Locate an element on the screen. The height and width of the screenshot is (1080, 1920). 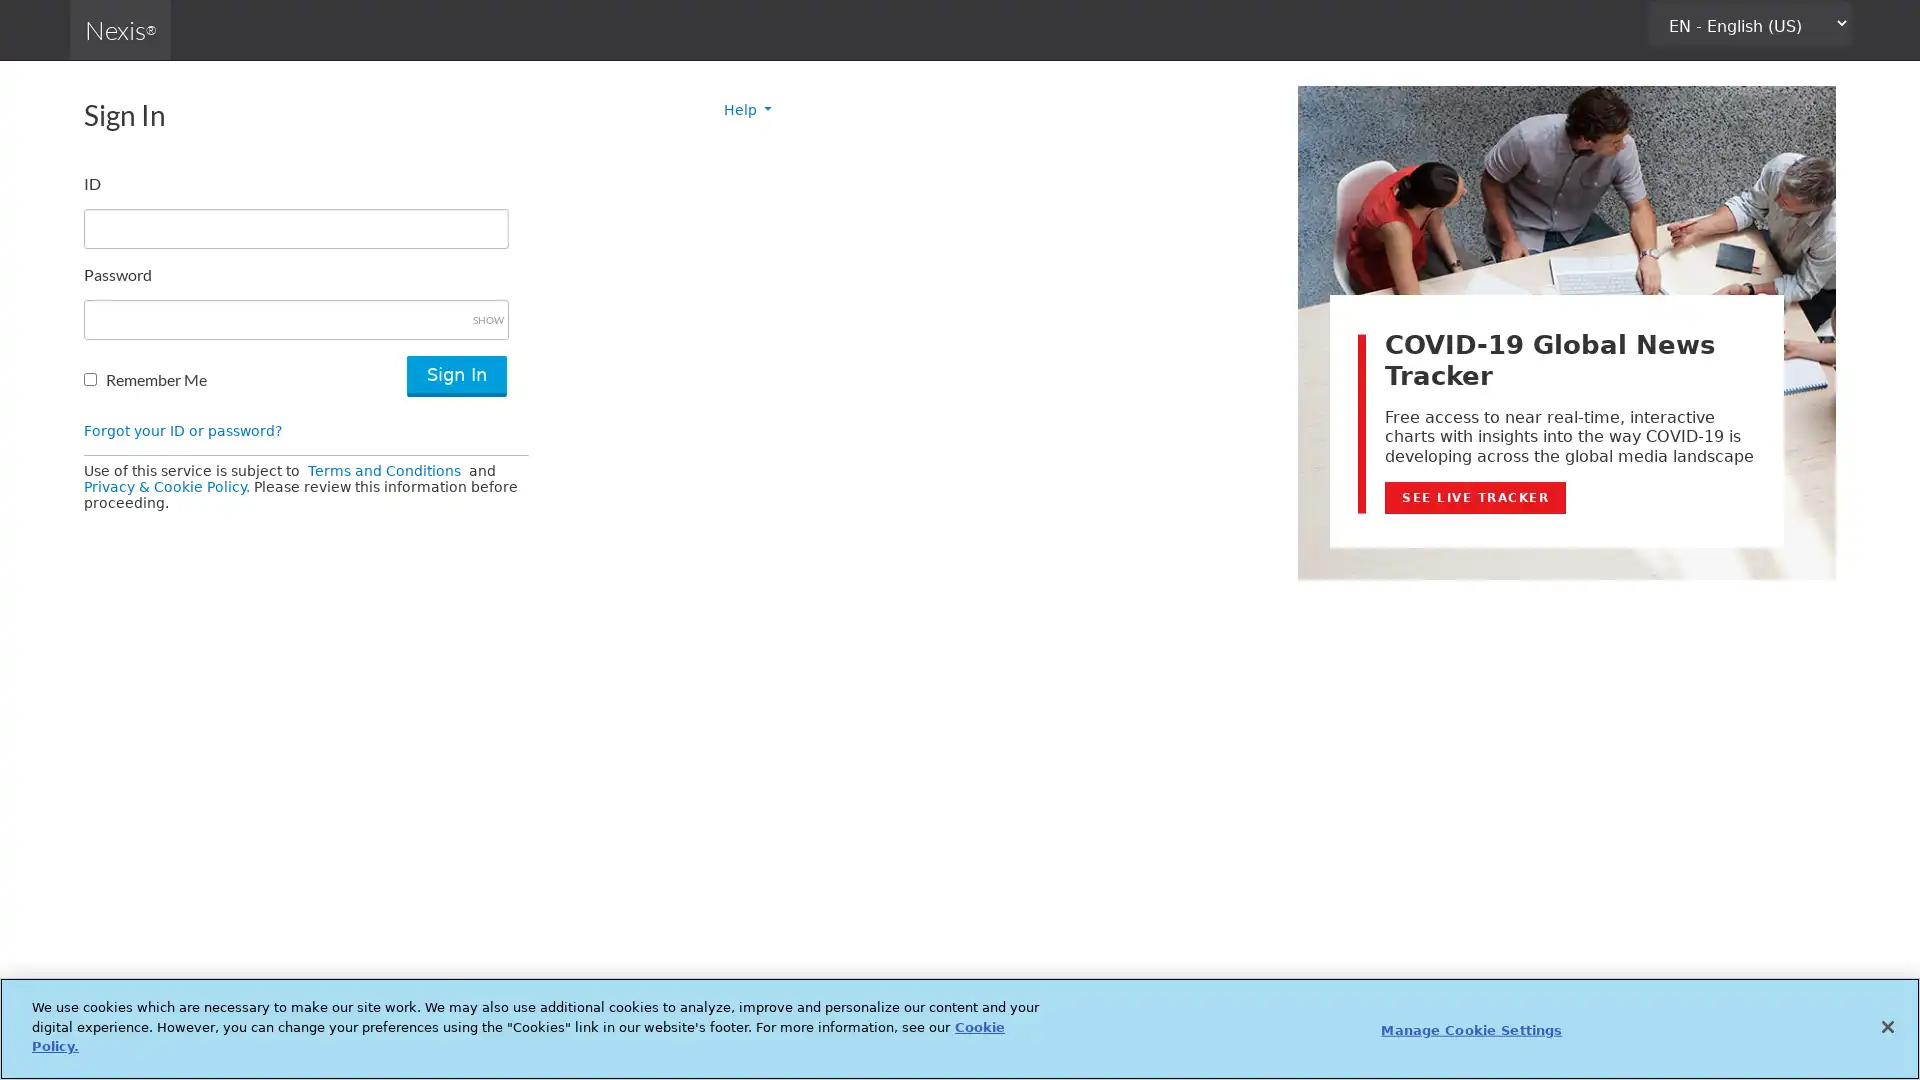
Help is located at coordinates (747, 110).